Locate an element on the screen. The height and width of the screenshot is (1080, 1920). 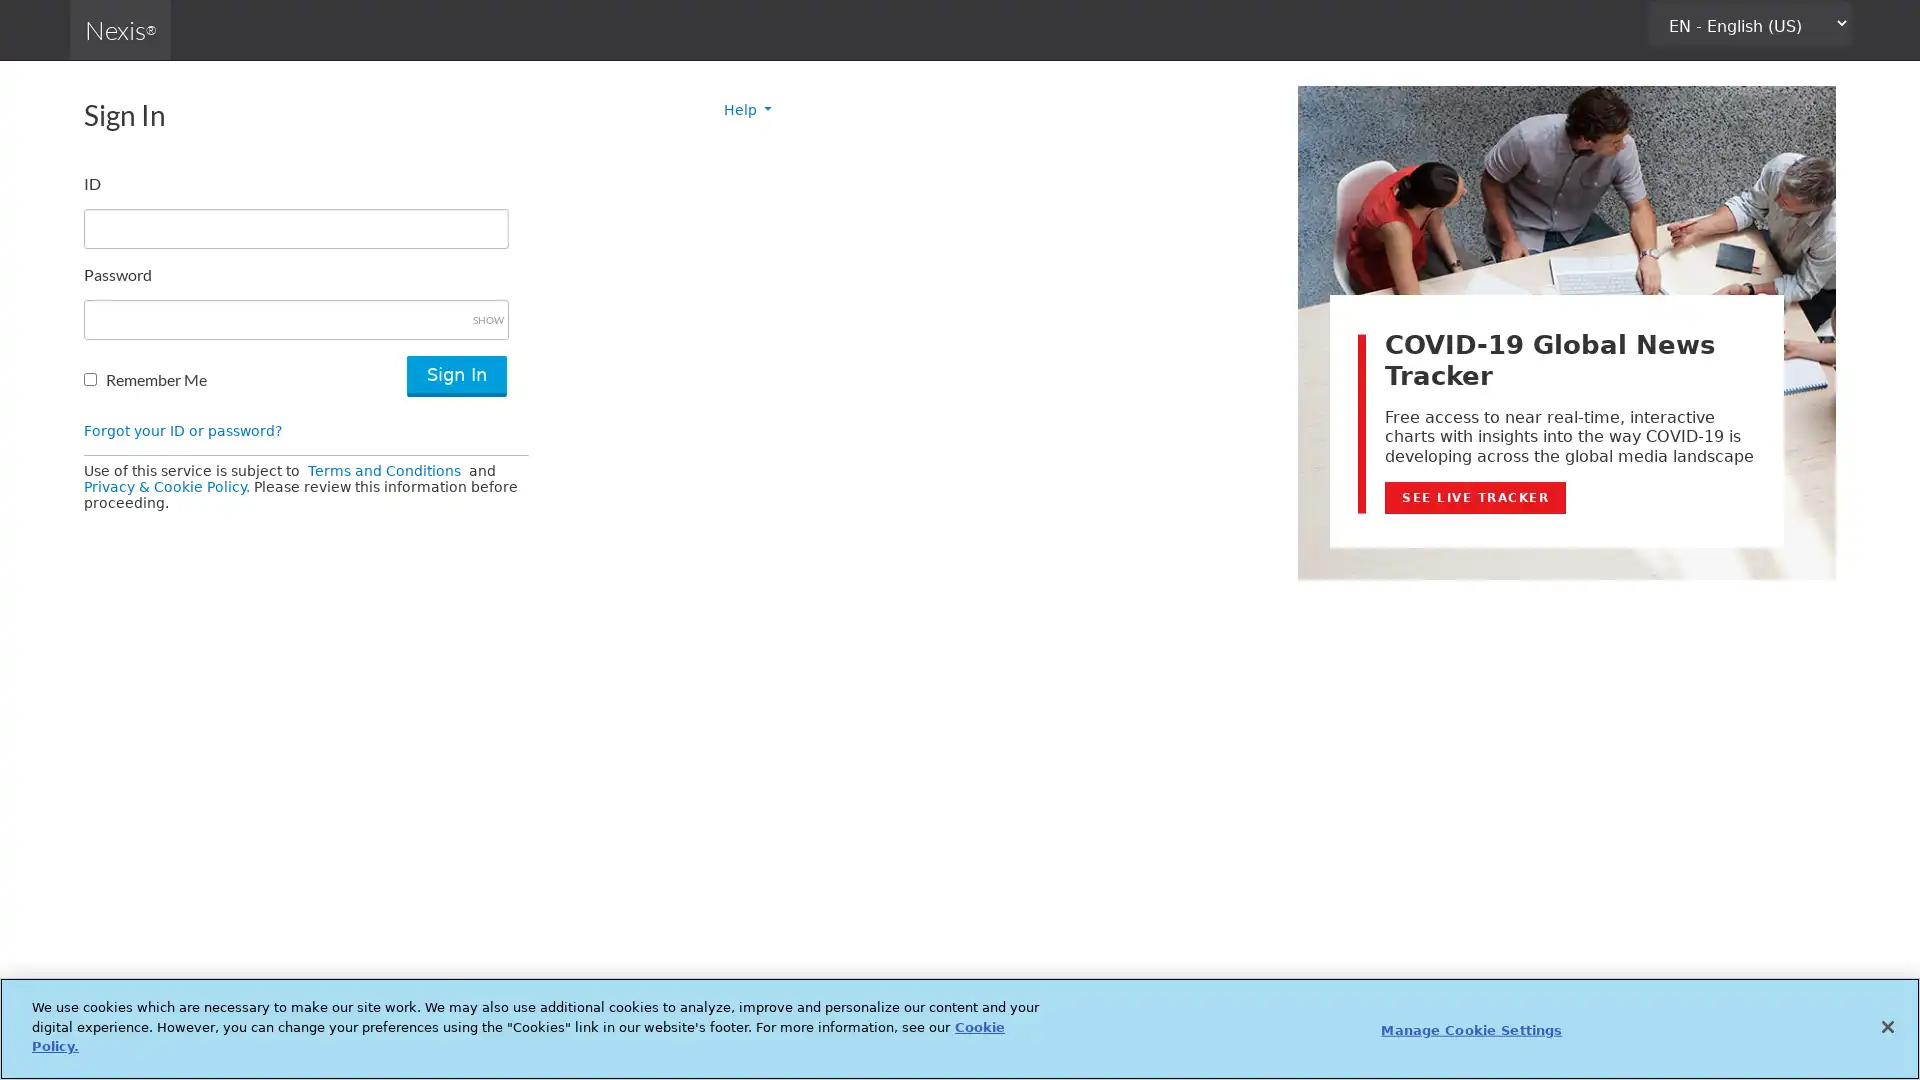
Help is located at coordinates (747, 110).